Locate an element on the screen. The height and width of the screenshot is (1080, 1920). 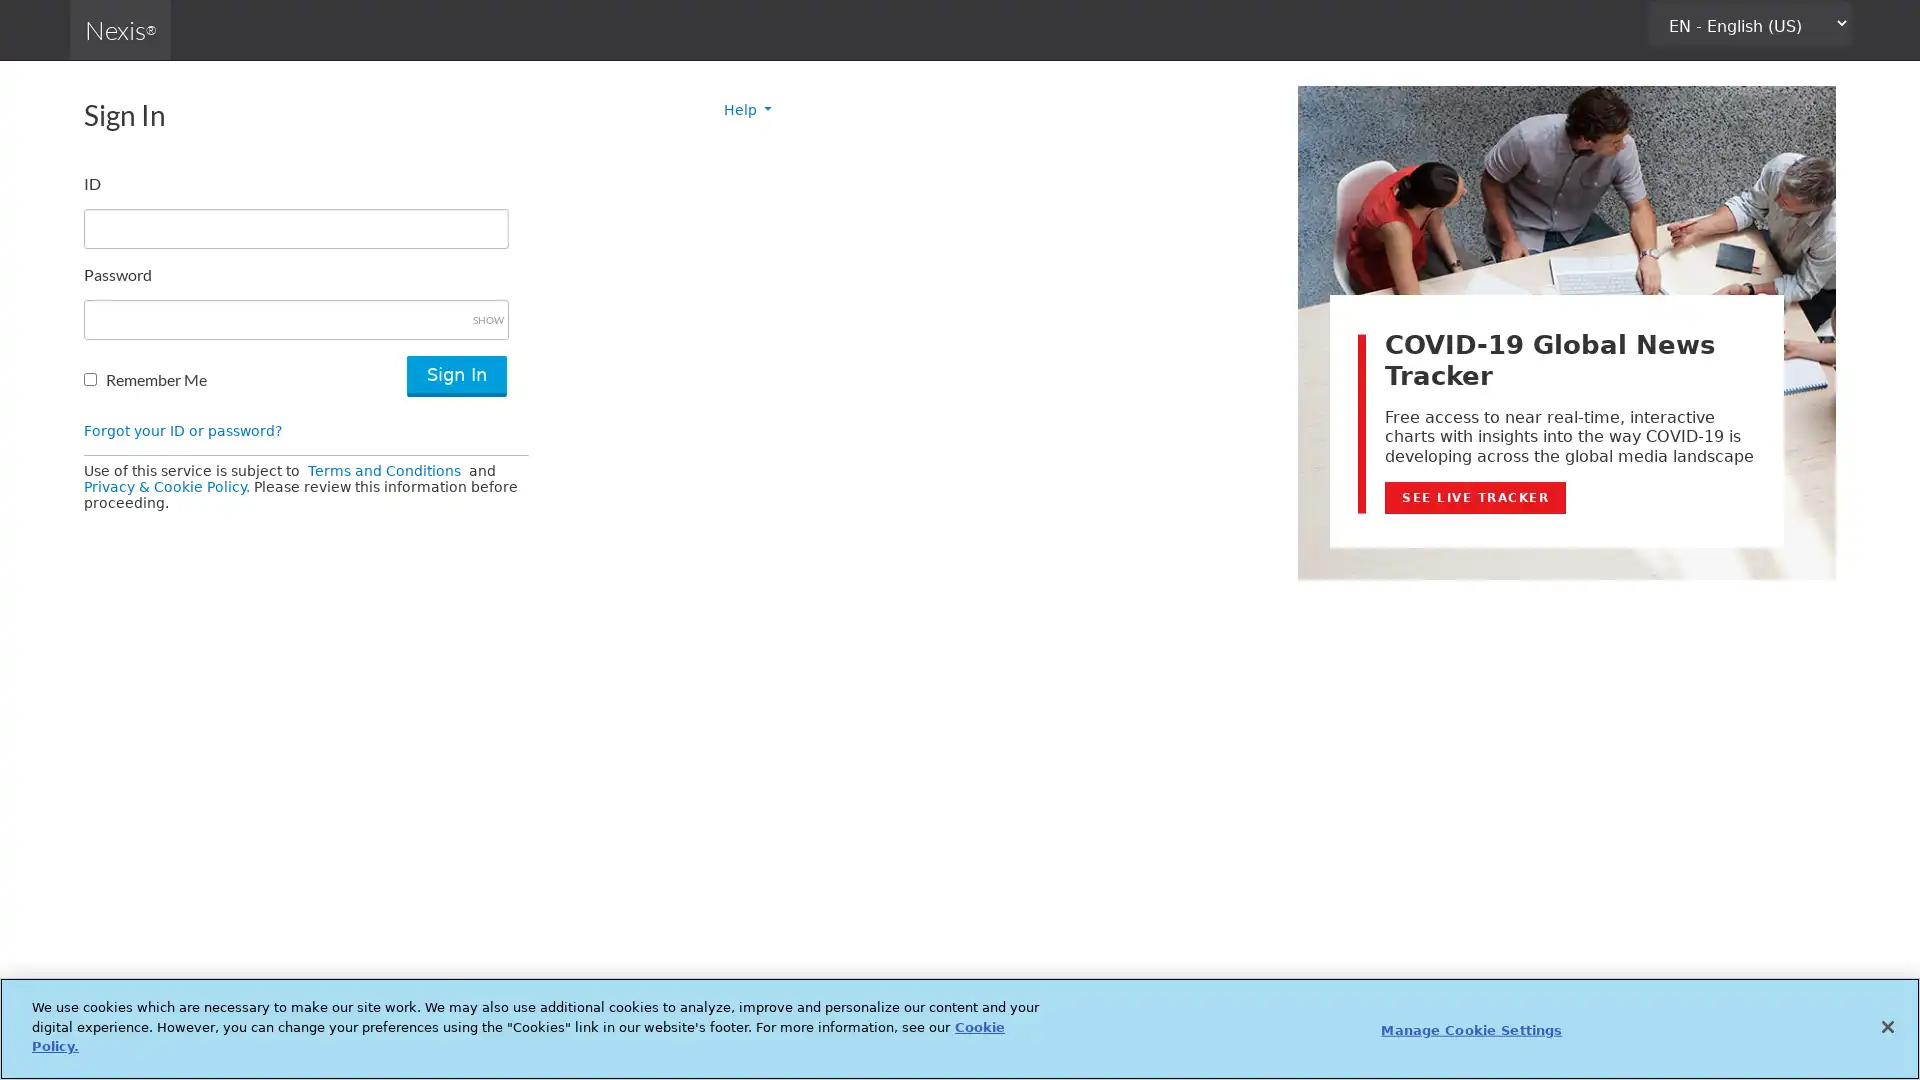
Help is located at coordinates (747, 110).